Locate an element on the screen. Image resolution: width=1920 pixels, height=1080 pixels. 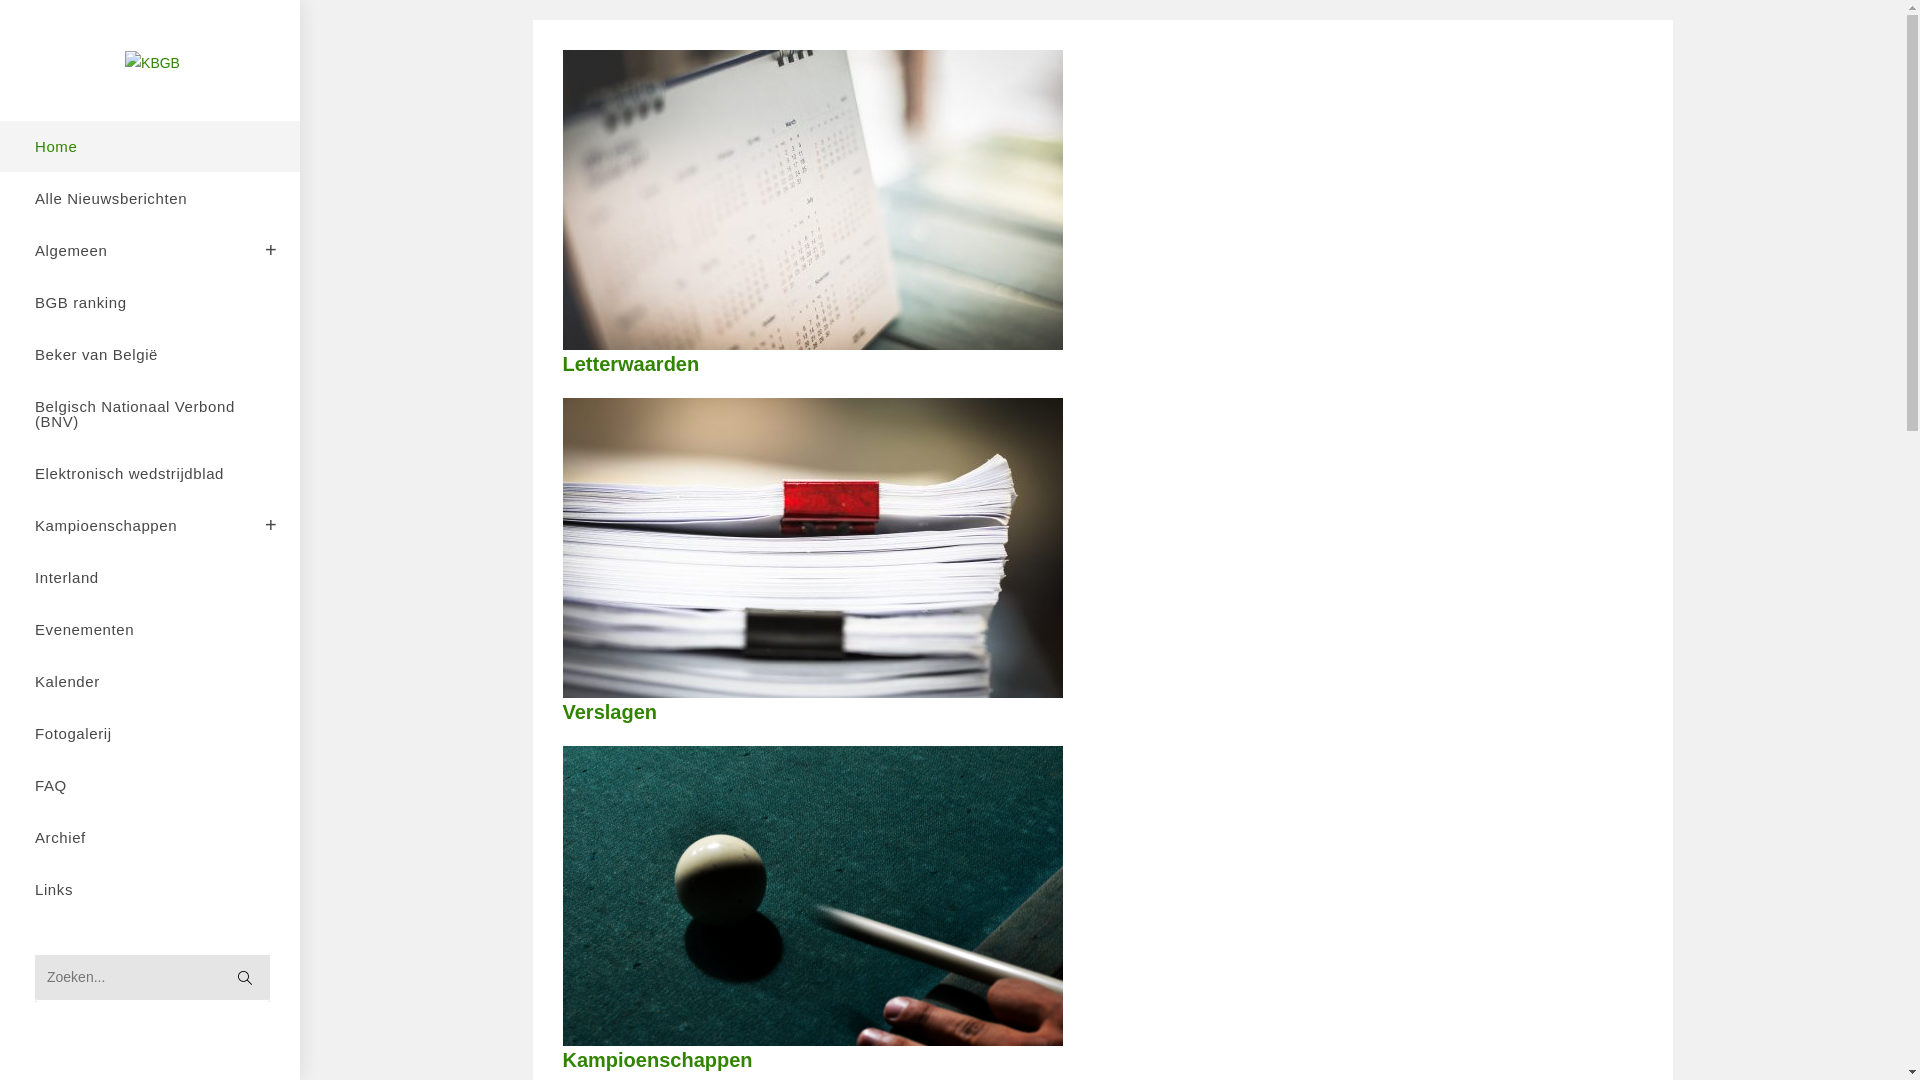
'Kampioenschappen' is located at coordinates (148, 524).